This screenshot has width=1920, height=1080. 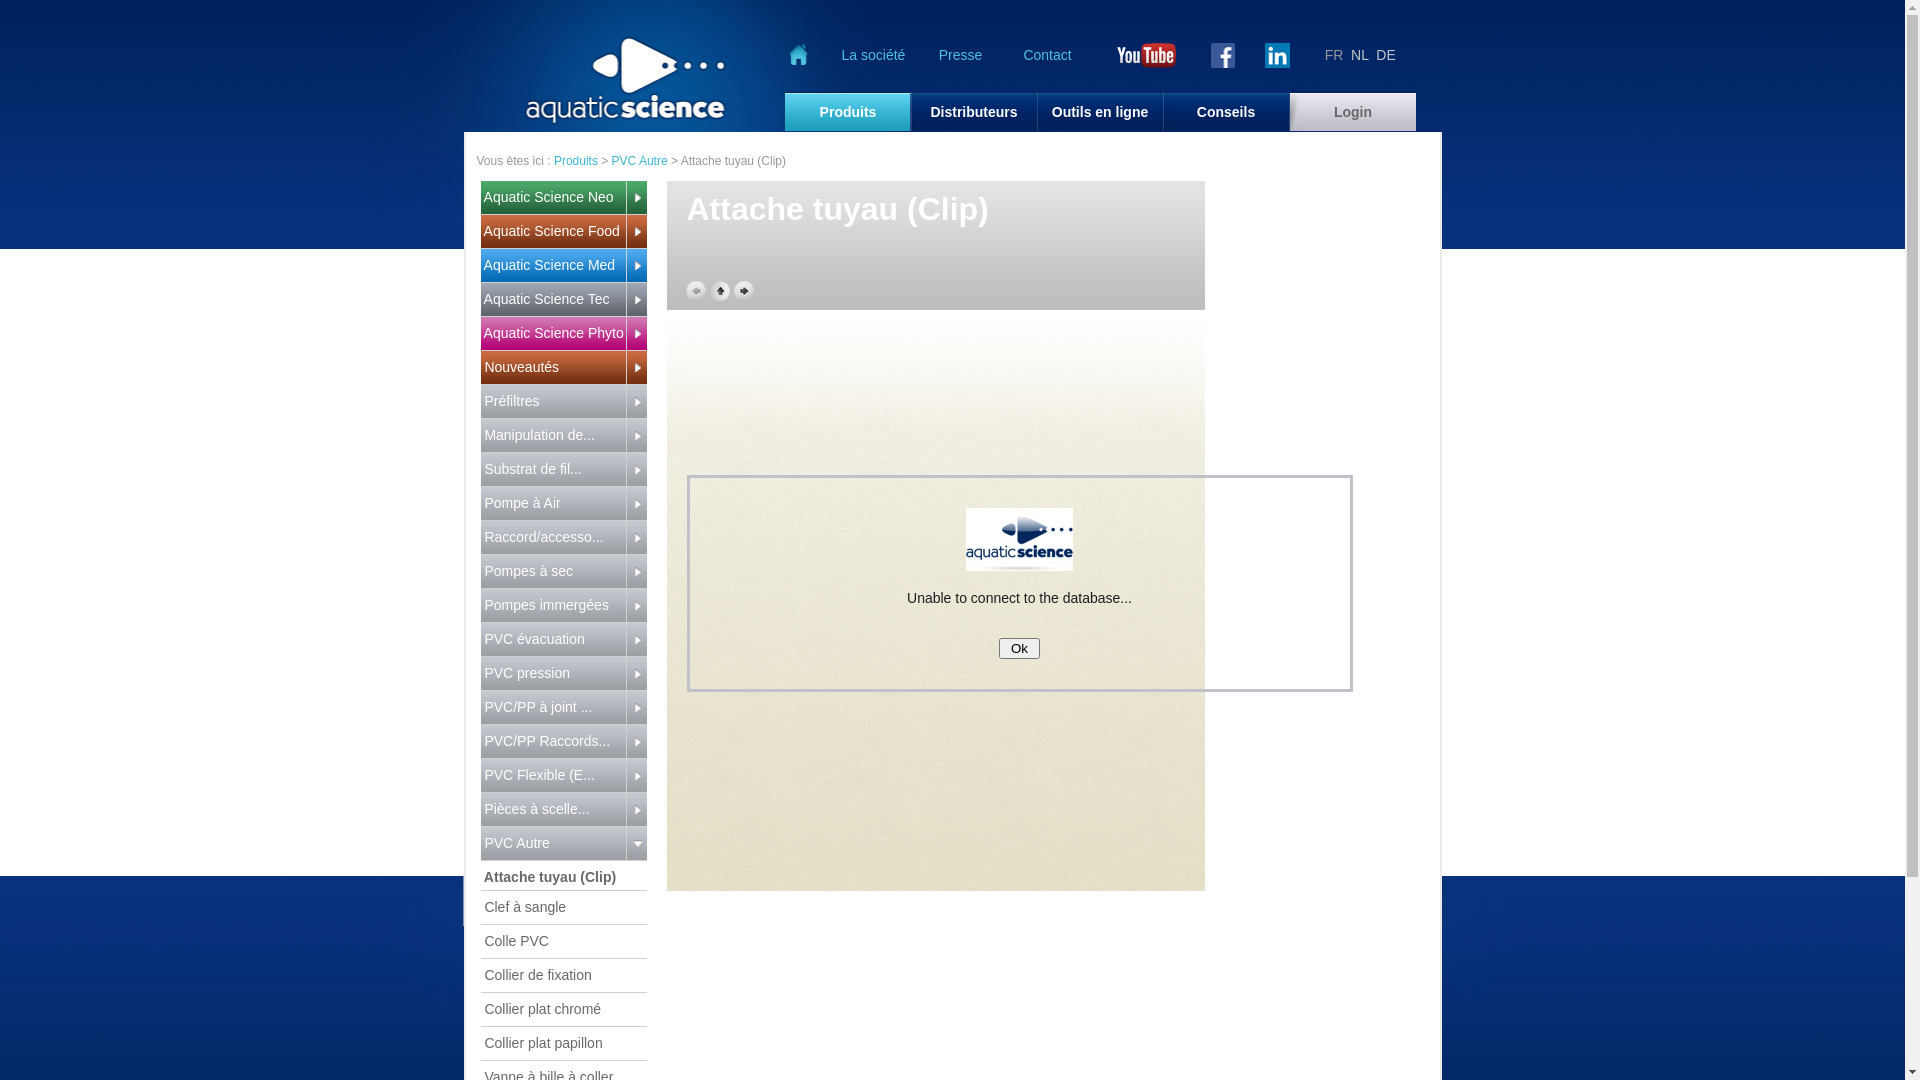 I want to click on 'Distributeurs', so click(x=974, y=111).